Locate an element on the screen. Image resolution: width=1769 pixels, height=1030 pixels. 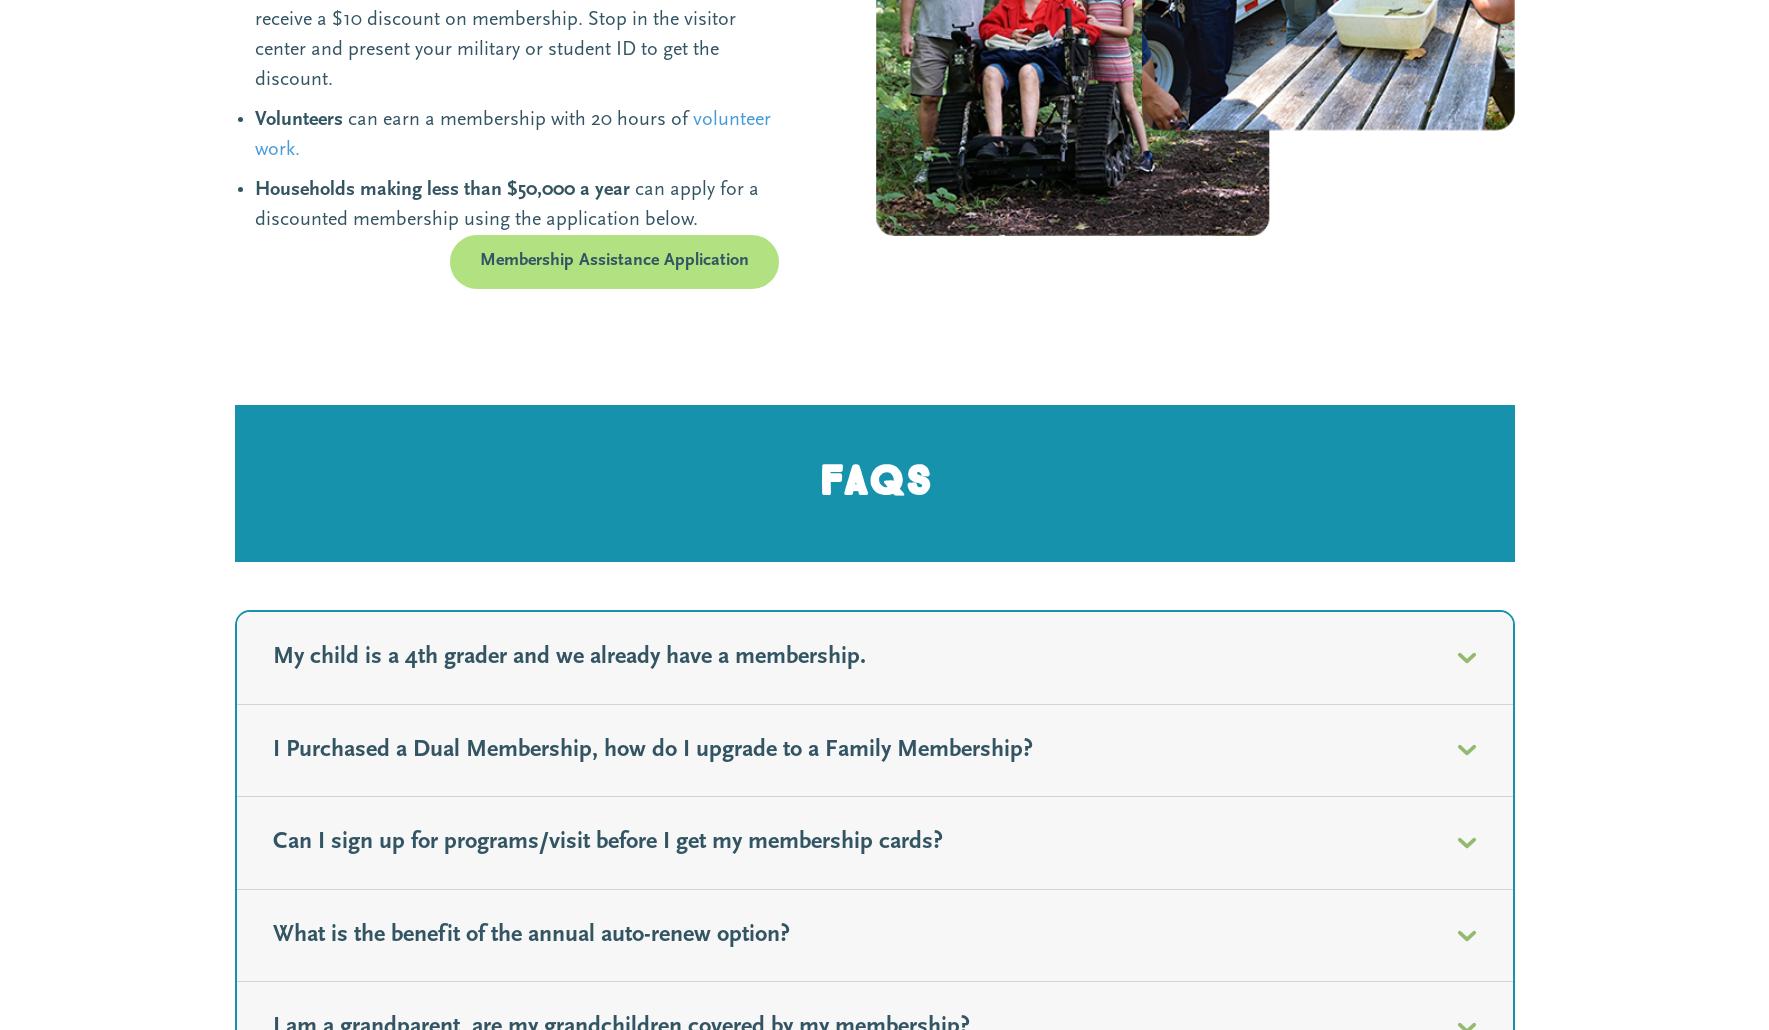
'can earn a membership with 20 hours of' is located at coordinates (516, 118).